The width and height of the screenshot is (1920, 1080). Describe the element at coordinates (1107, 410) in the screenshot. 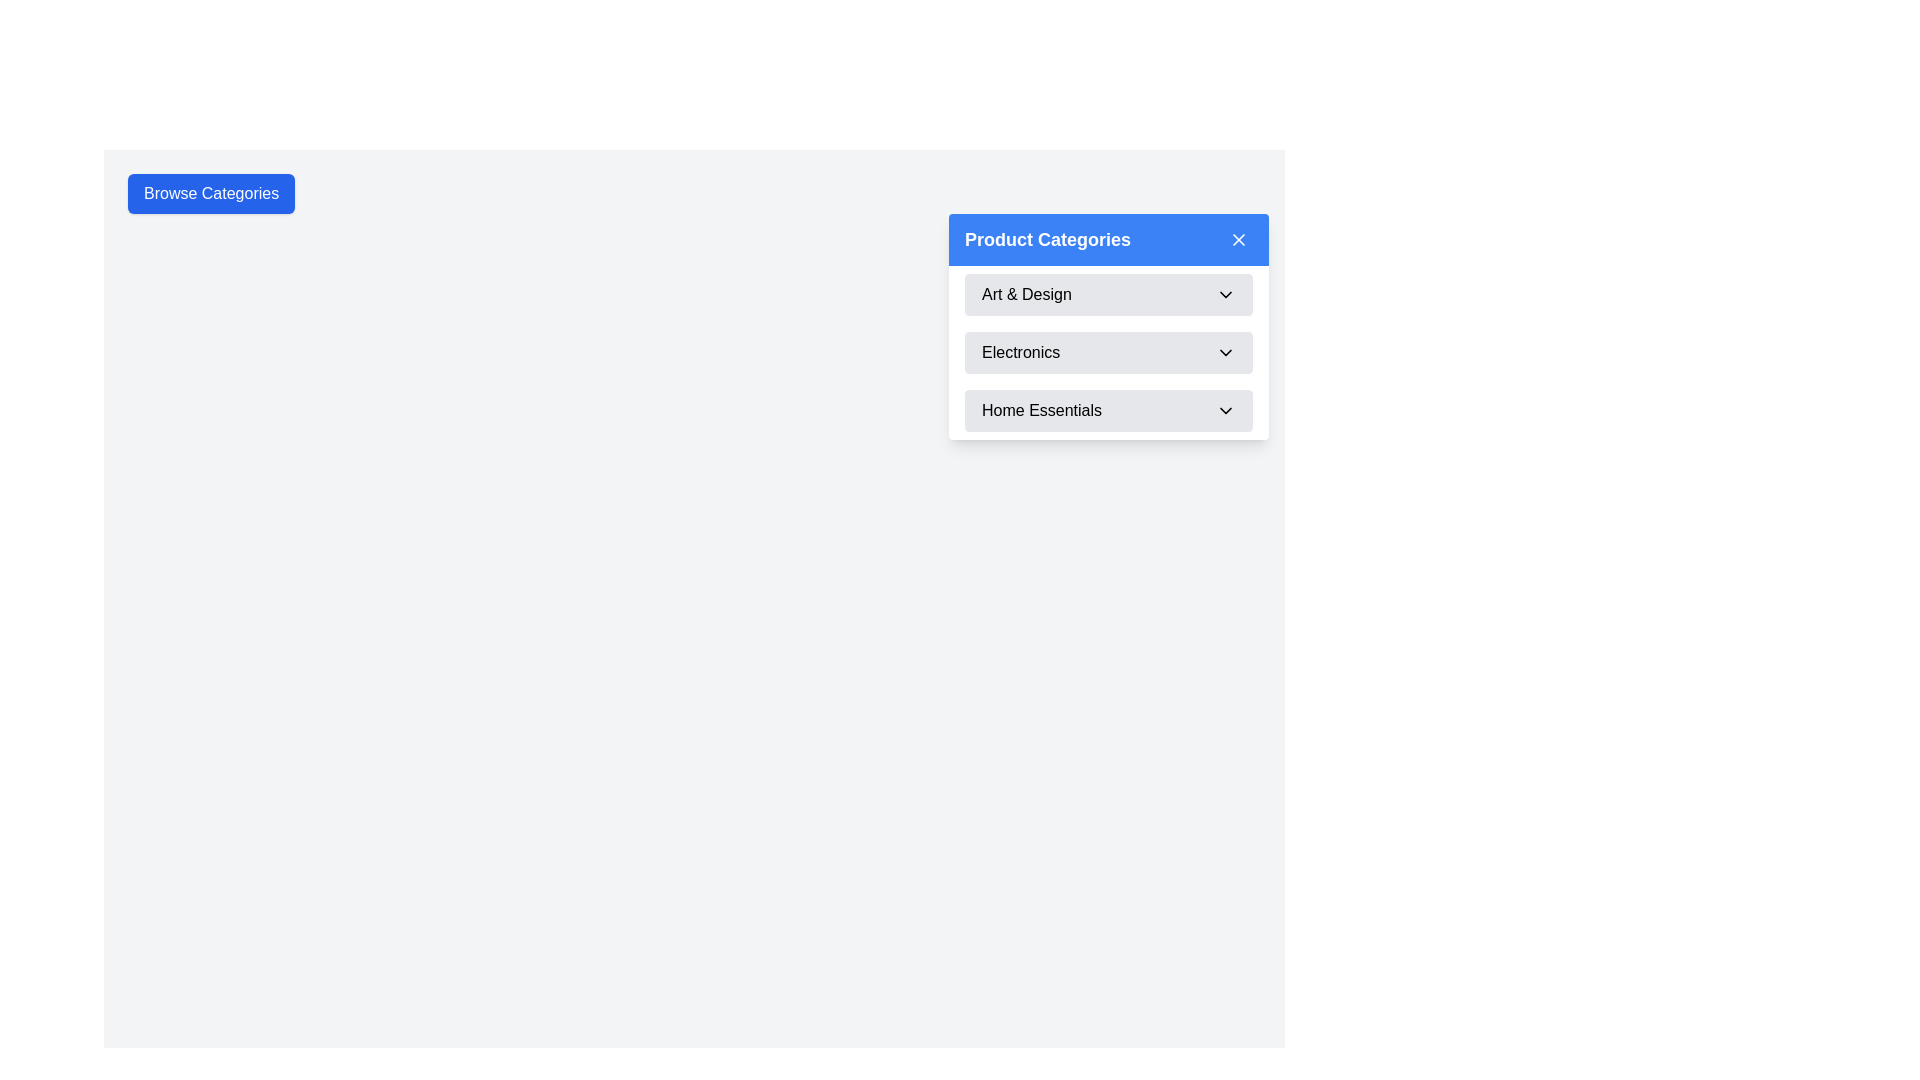

I see `the third item in the 'Product Categories' dropdown menu` at that location.